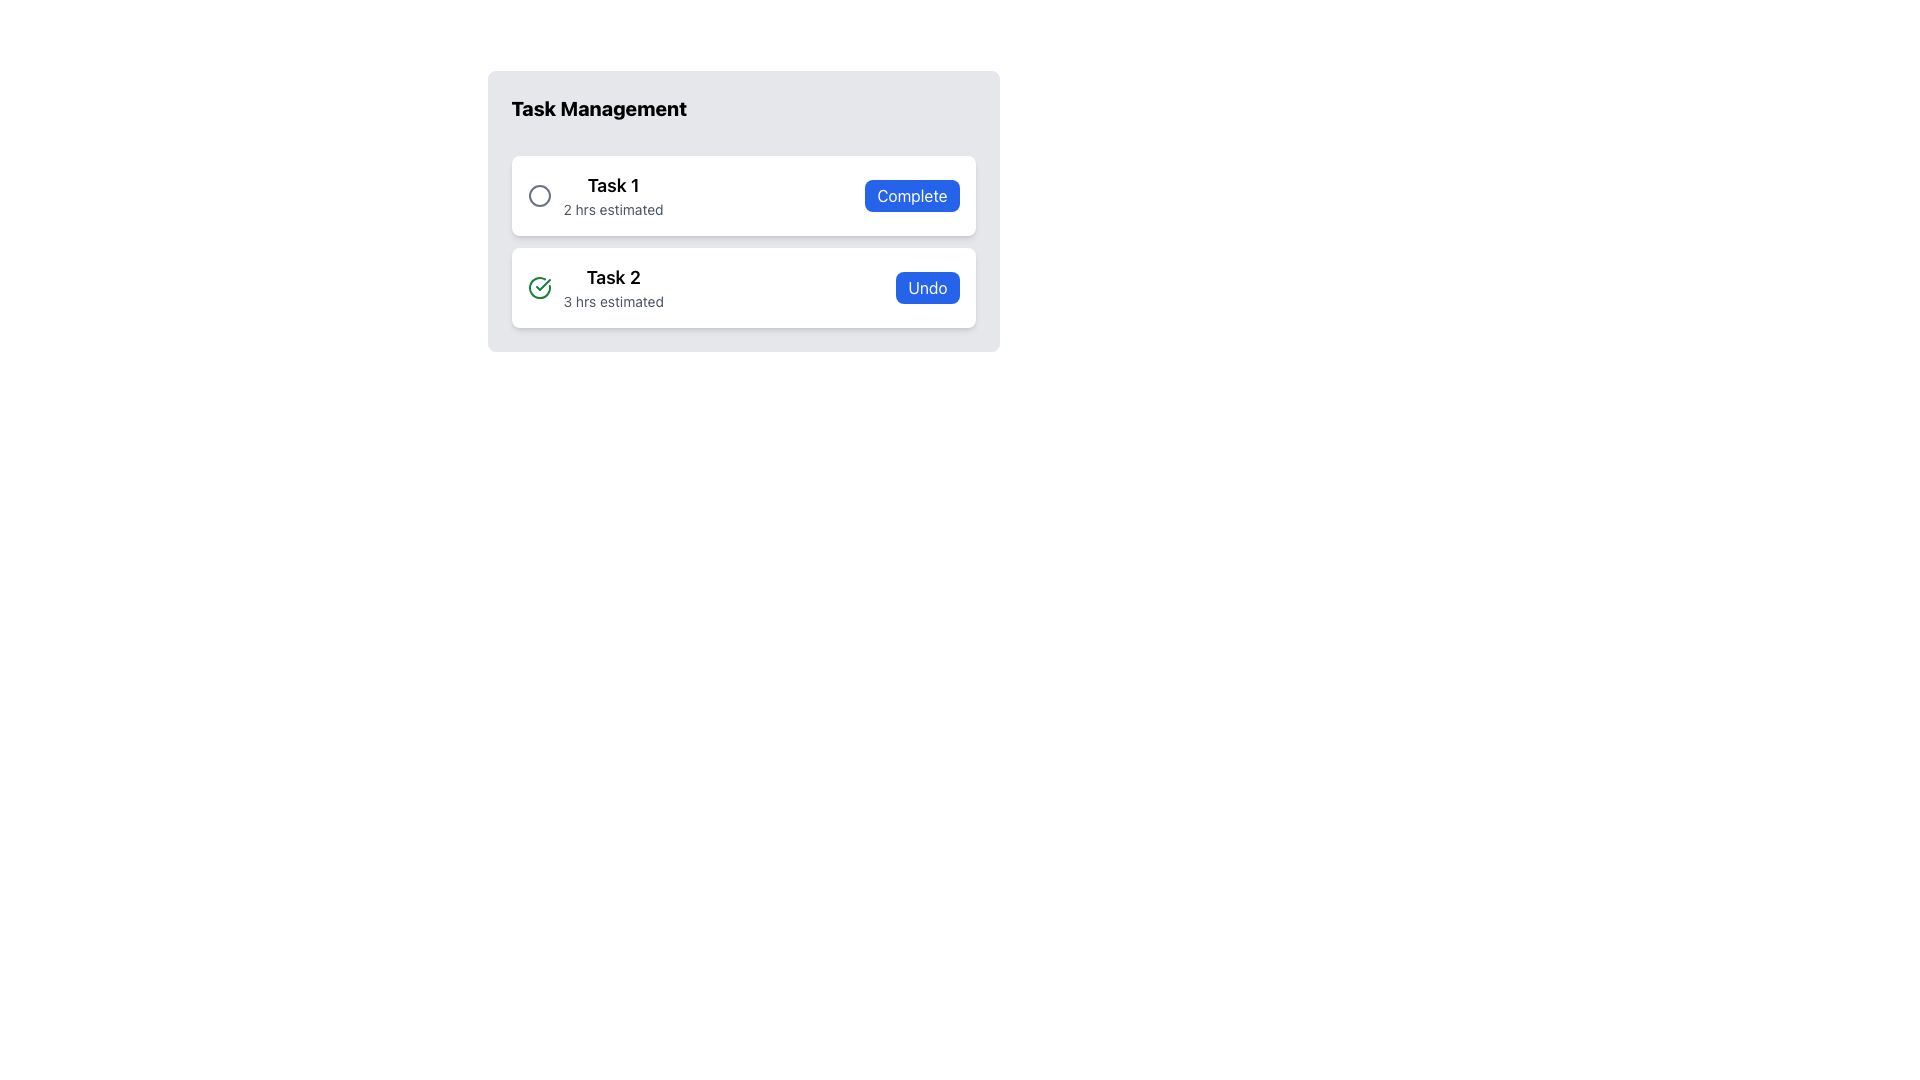 The image size is (1920, 1080). I want to click on the text label indicating the estimated time duration for the associated task, which is positioned below the 'Task 1' title within the first task card and aligned to its left side, so click(612, 209).